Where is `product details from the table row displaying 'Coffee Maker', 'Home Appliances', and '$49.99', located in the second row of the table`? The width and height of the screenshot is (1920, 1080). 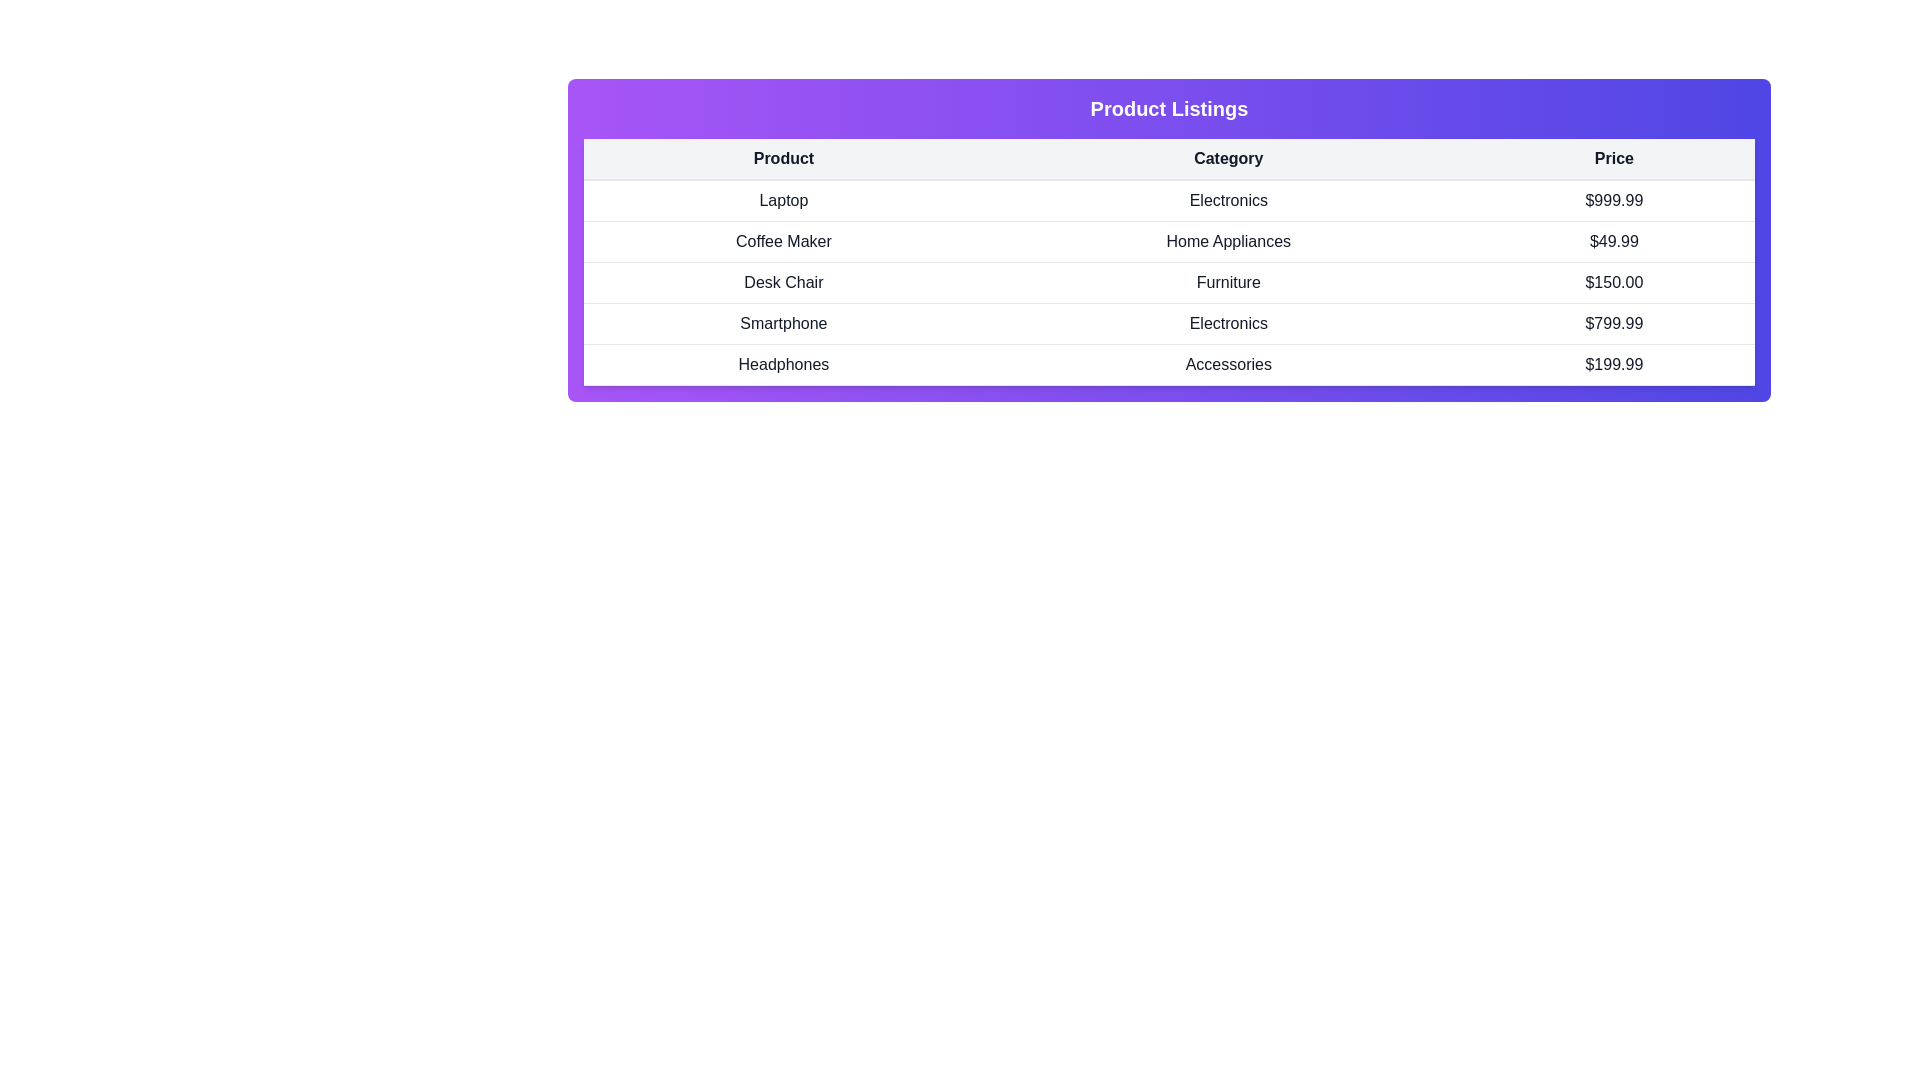 product details from the table row displaying 'Coffee Maker', 'Home Appliances', and '$49.99', located in the second row of the table is located at coordinates (1169, 241).